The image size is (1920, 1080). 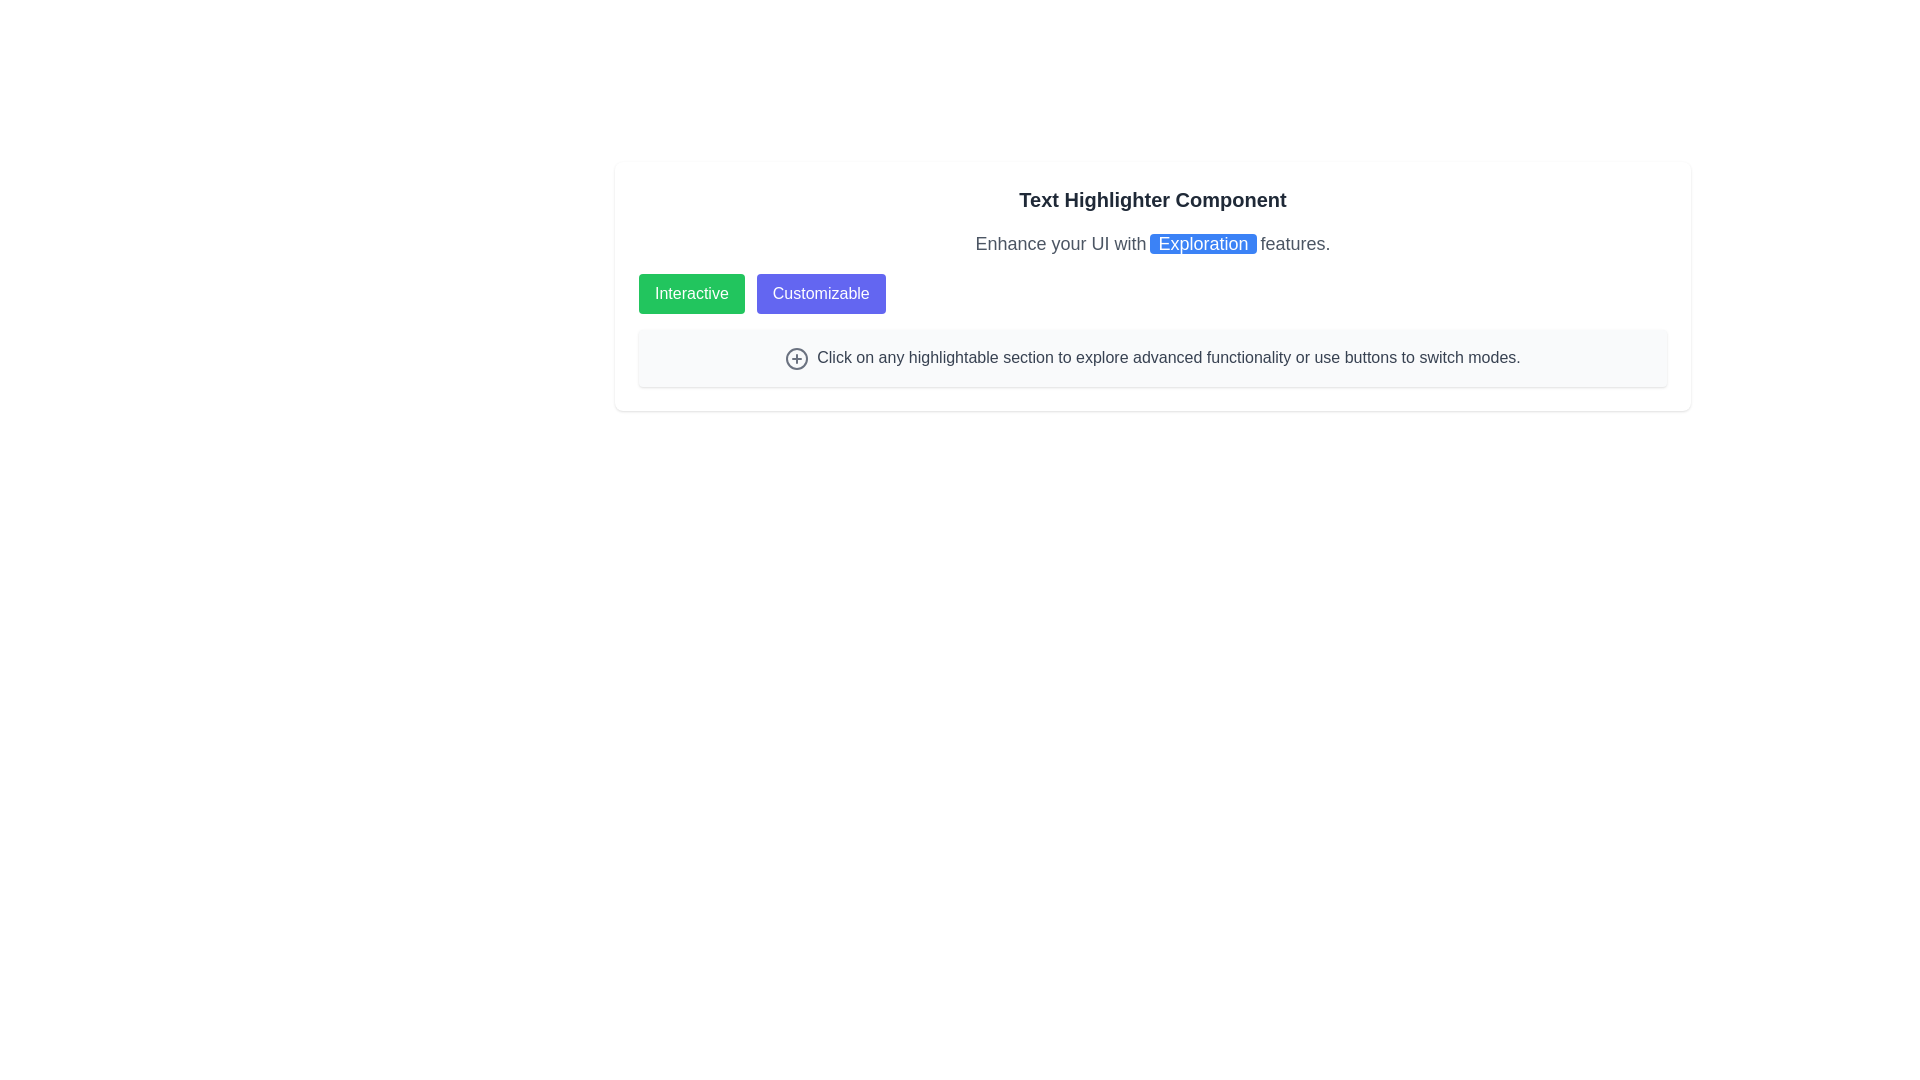 What do you see at coordinates (691, 293) in the screenshot?
I see `the green rectangular button labeled 'Interactive'` at bounding box center [691, 293].